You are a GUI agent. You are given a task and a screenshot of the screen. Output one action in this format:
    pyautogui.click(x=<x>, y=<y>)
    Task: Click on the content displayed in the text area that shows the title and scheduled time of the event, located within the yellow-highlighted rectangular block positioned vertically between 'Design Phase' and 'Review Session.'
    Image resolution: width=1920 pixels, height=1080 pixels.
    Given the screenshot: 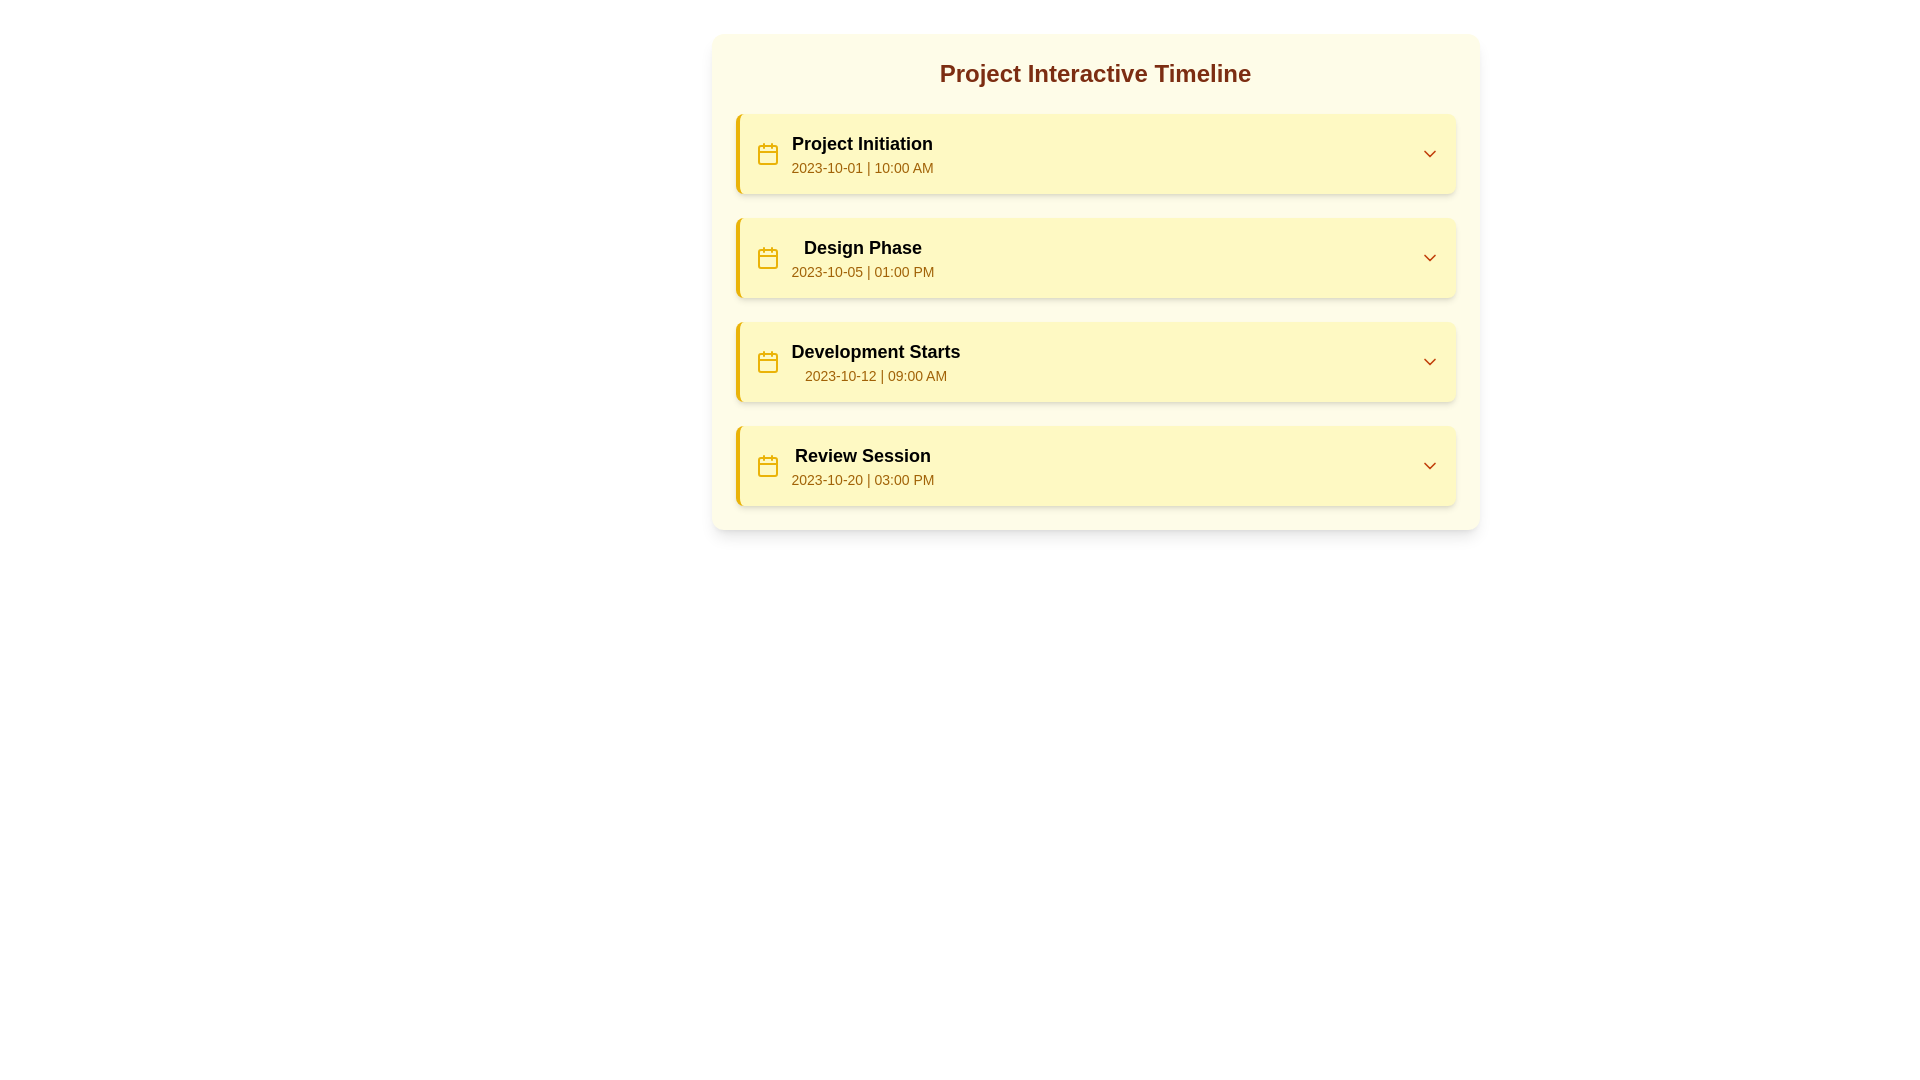 What is the action you would take?
    pyautogui.click(x=876, y=362)
    